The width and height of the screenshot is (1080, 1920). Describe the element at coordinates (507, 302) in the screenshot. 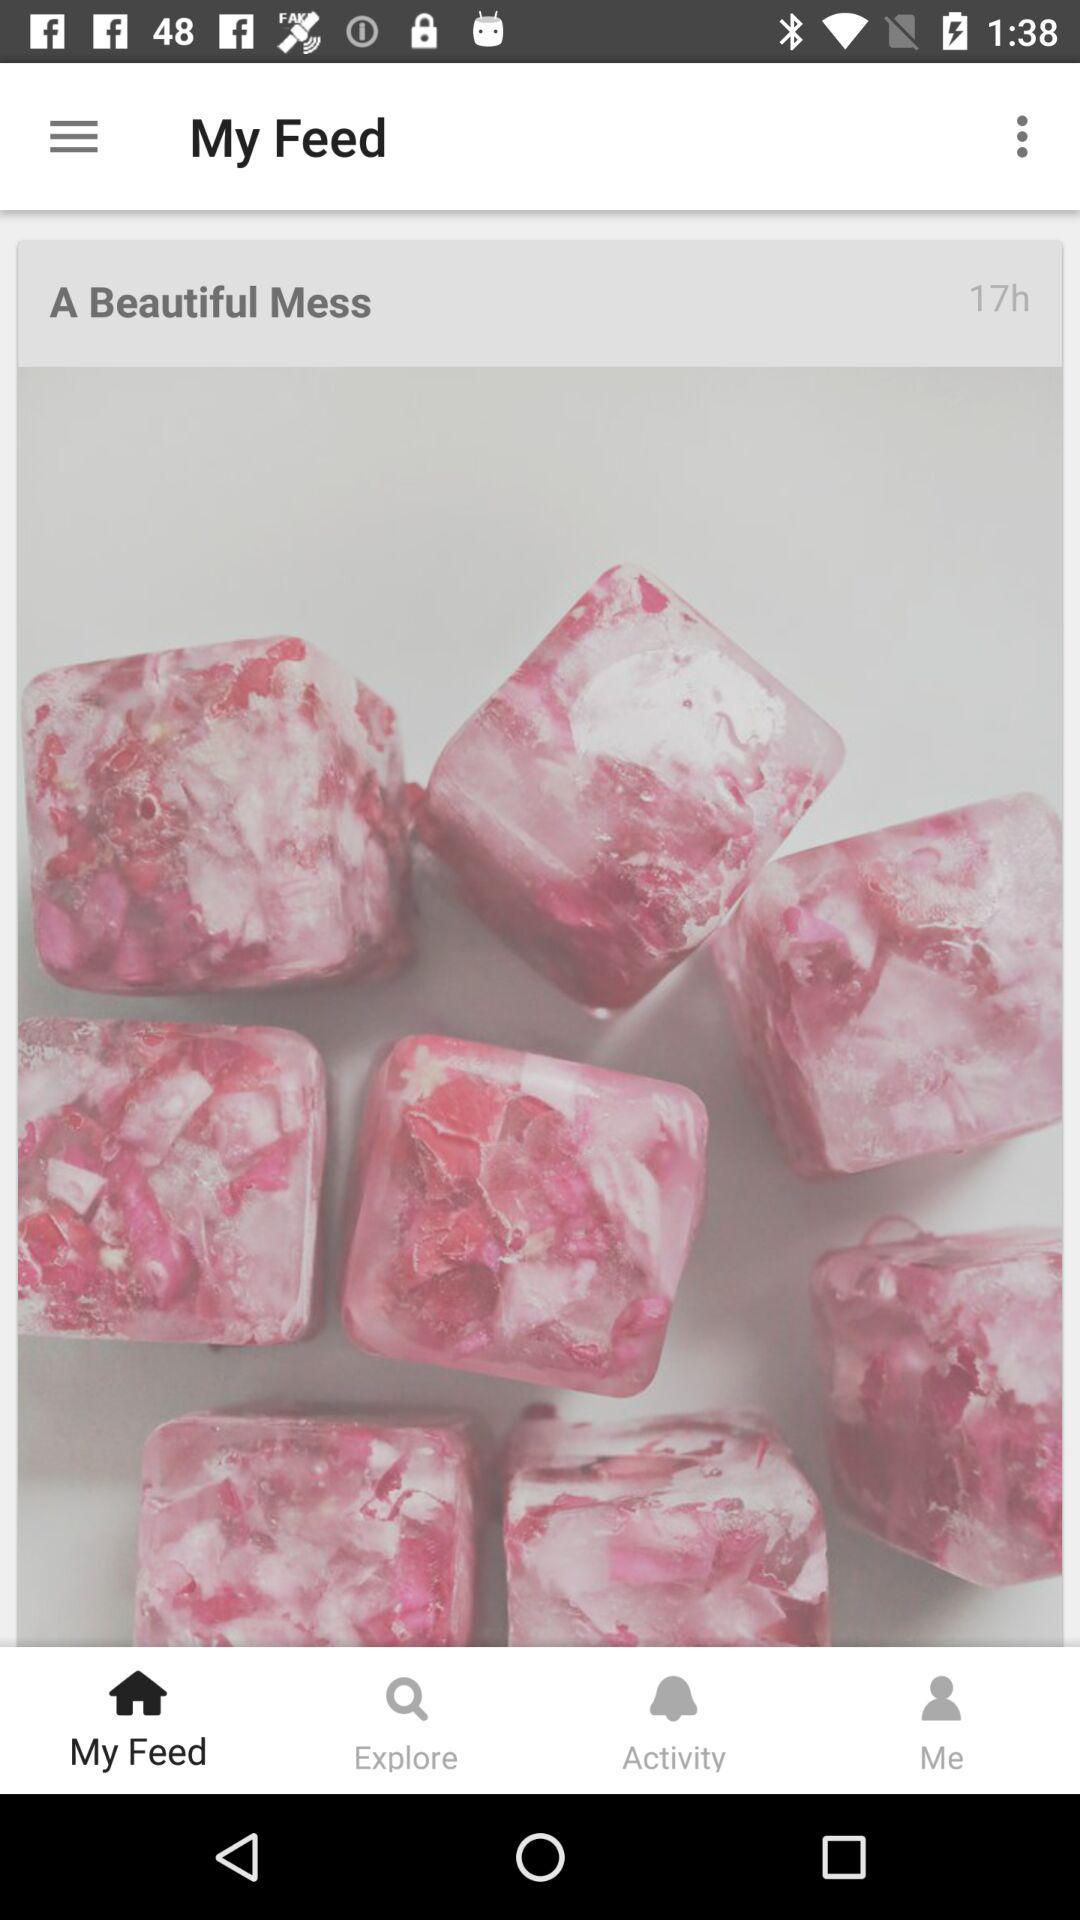

I see `icon at the top` at that location.